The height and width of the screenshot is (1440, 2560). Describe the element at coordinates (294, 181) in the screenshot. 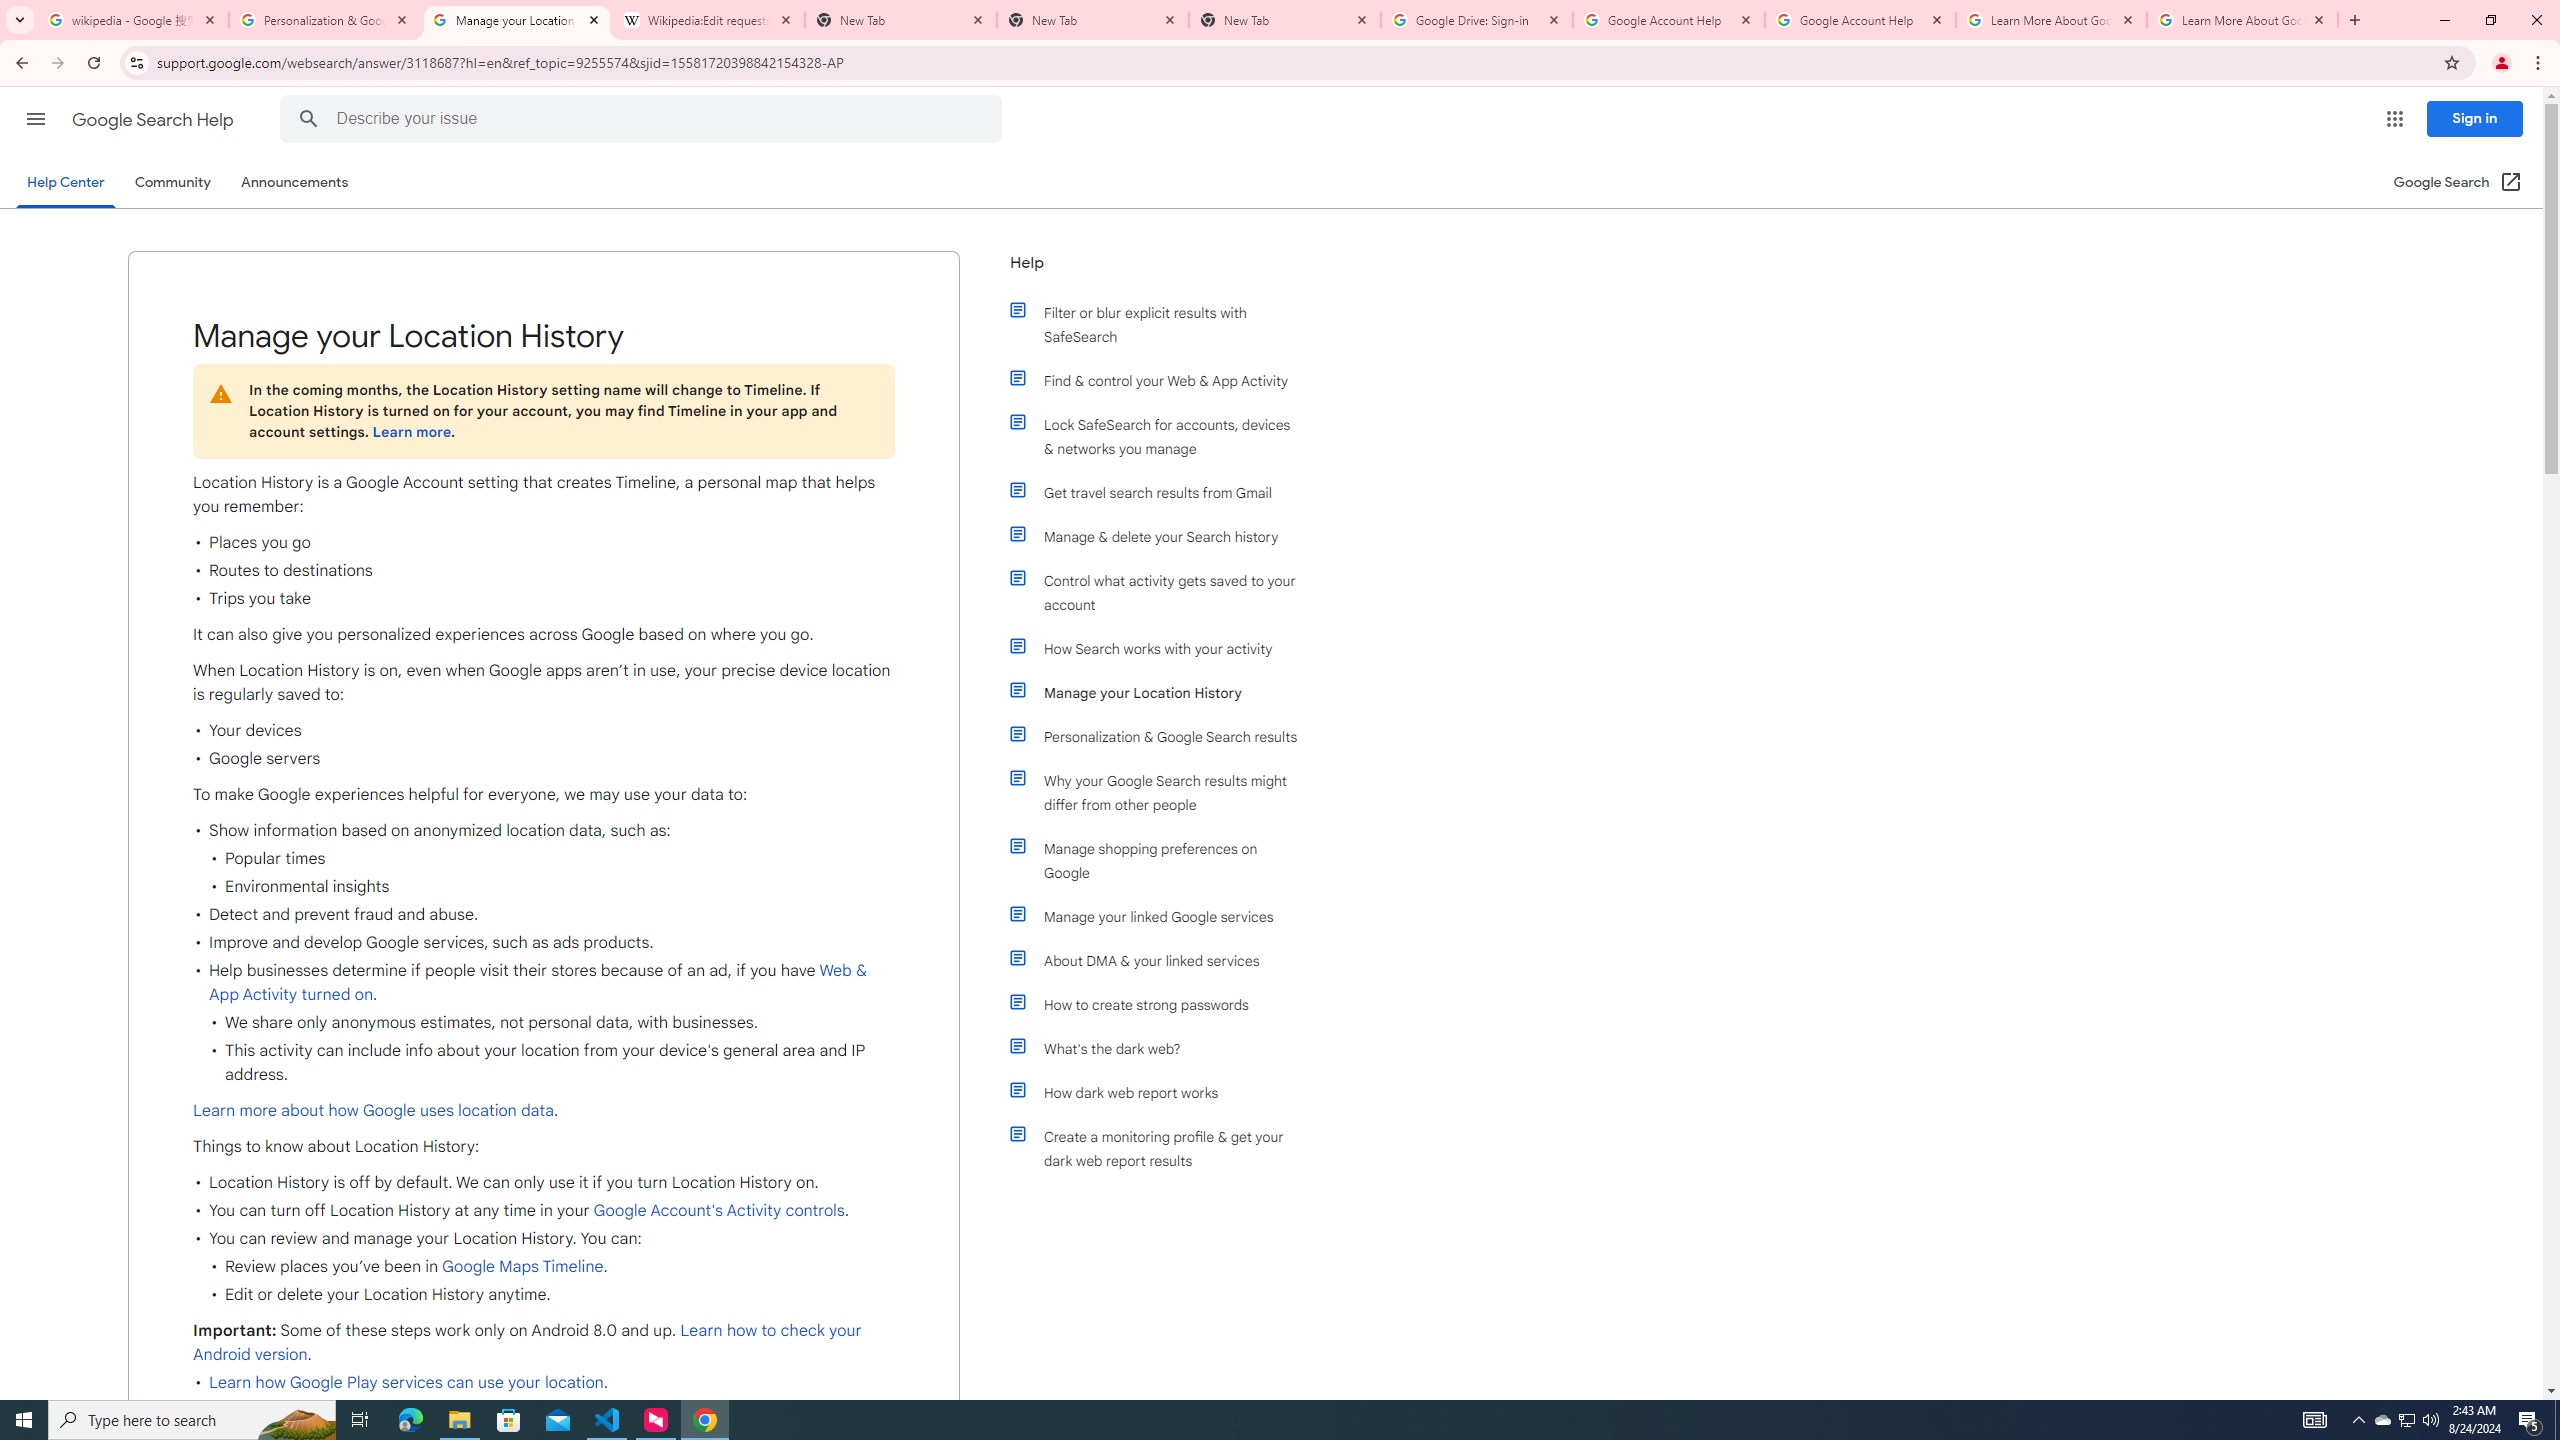

I see `'Announcements'` at that location.